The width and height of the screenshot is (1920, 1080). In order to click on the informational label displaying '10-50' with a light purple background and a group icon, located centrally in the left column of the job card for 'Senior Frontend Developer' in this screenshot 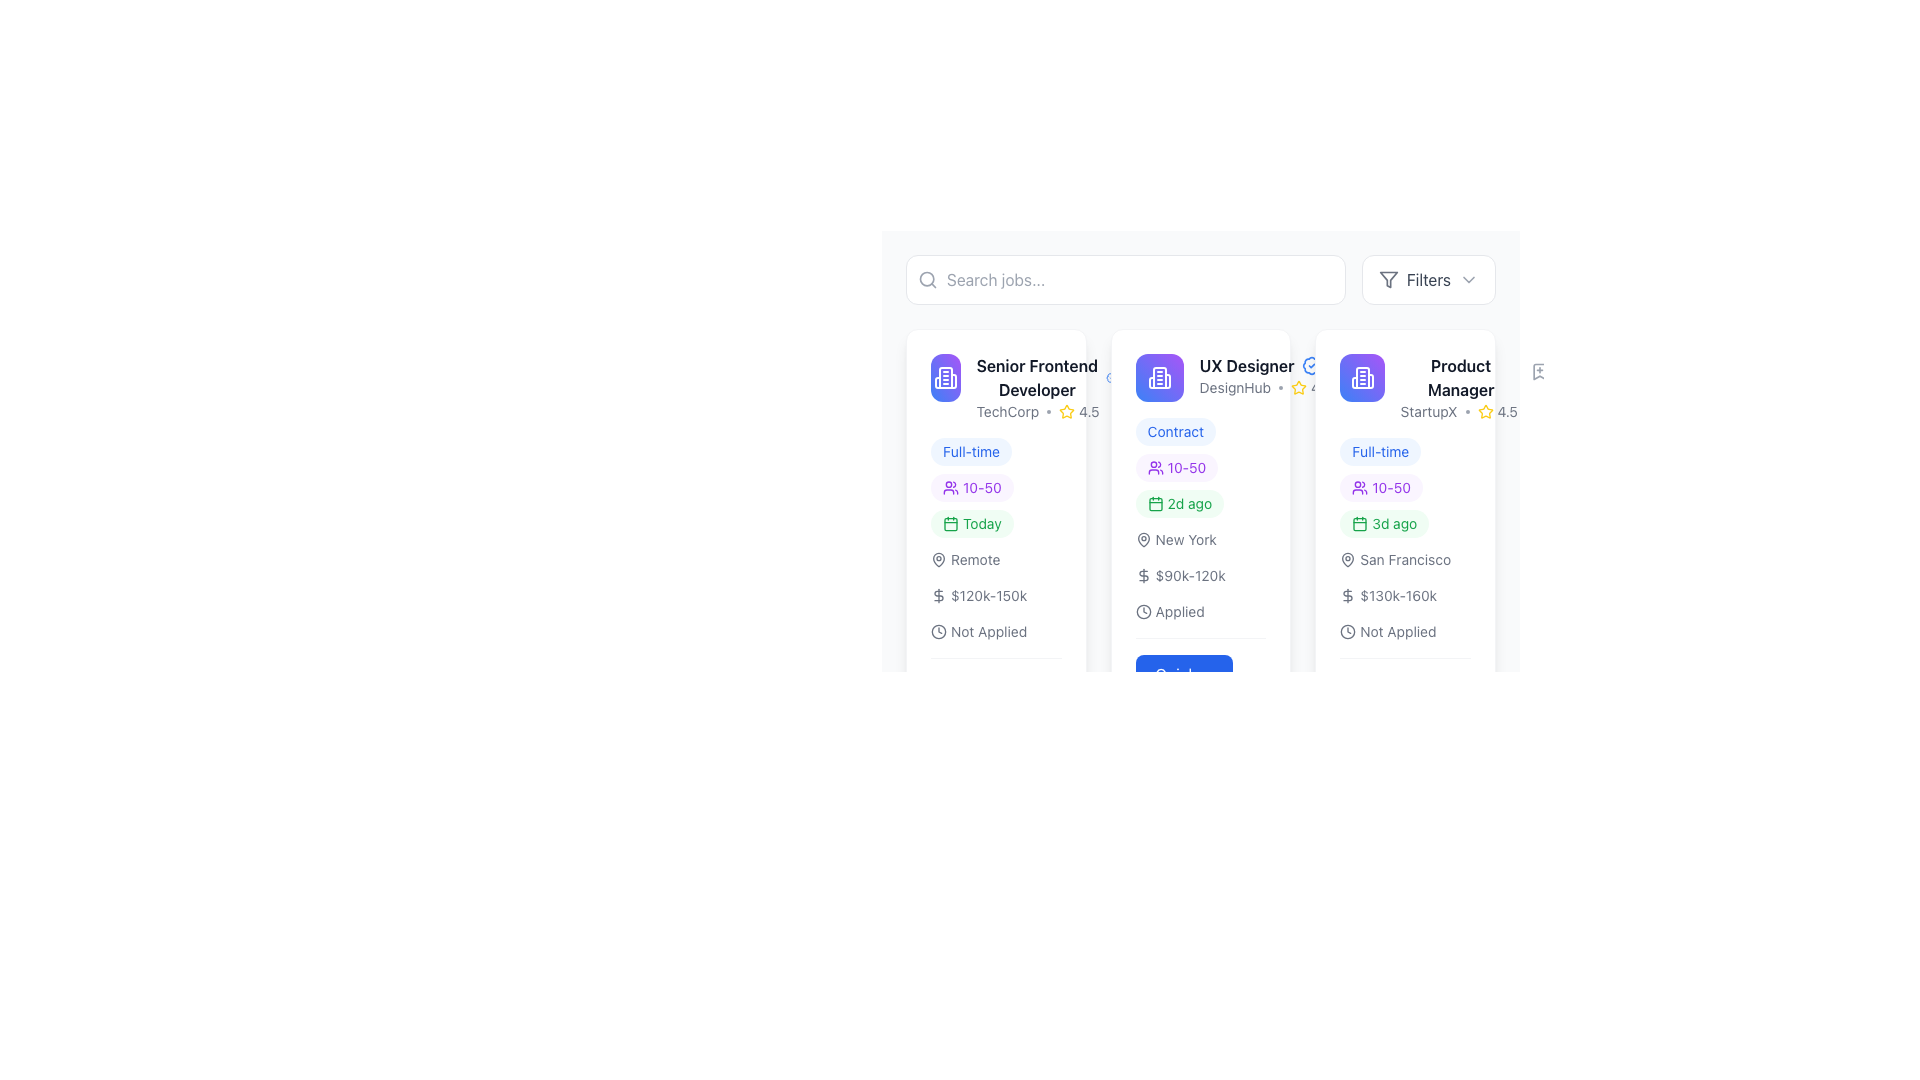, I will do `click(972, 488)`.